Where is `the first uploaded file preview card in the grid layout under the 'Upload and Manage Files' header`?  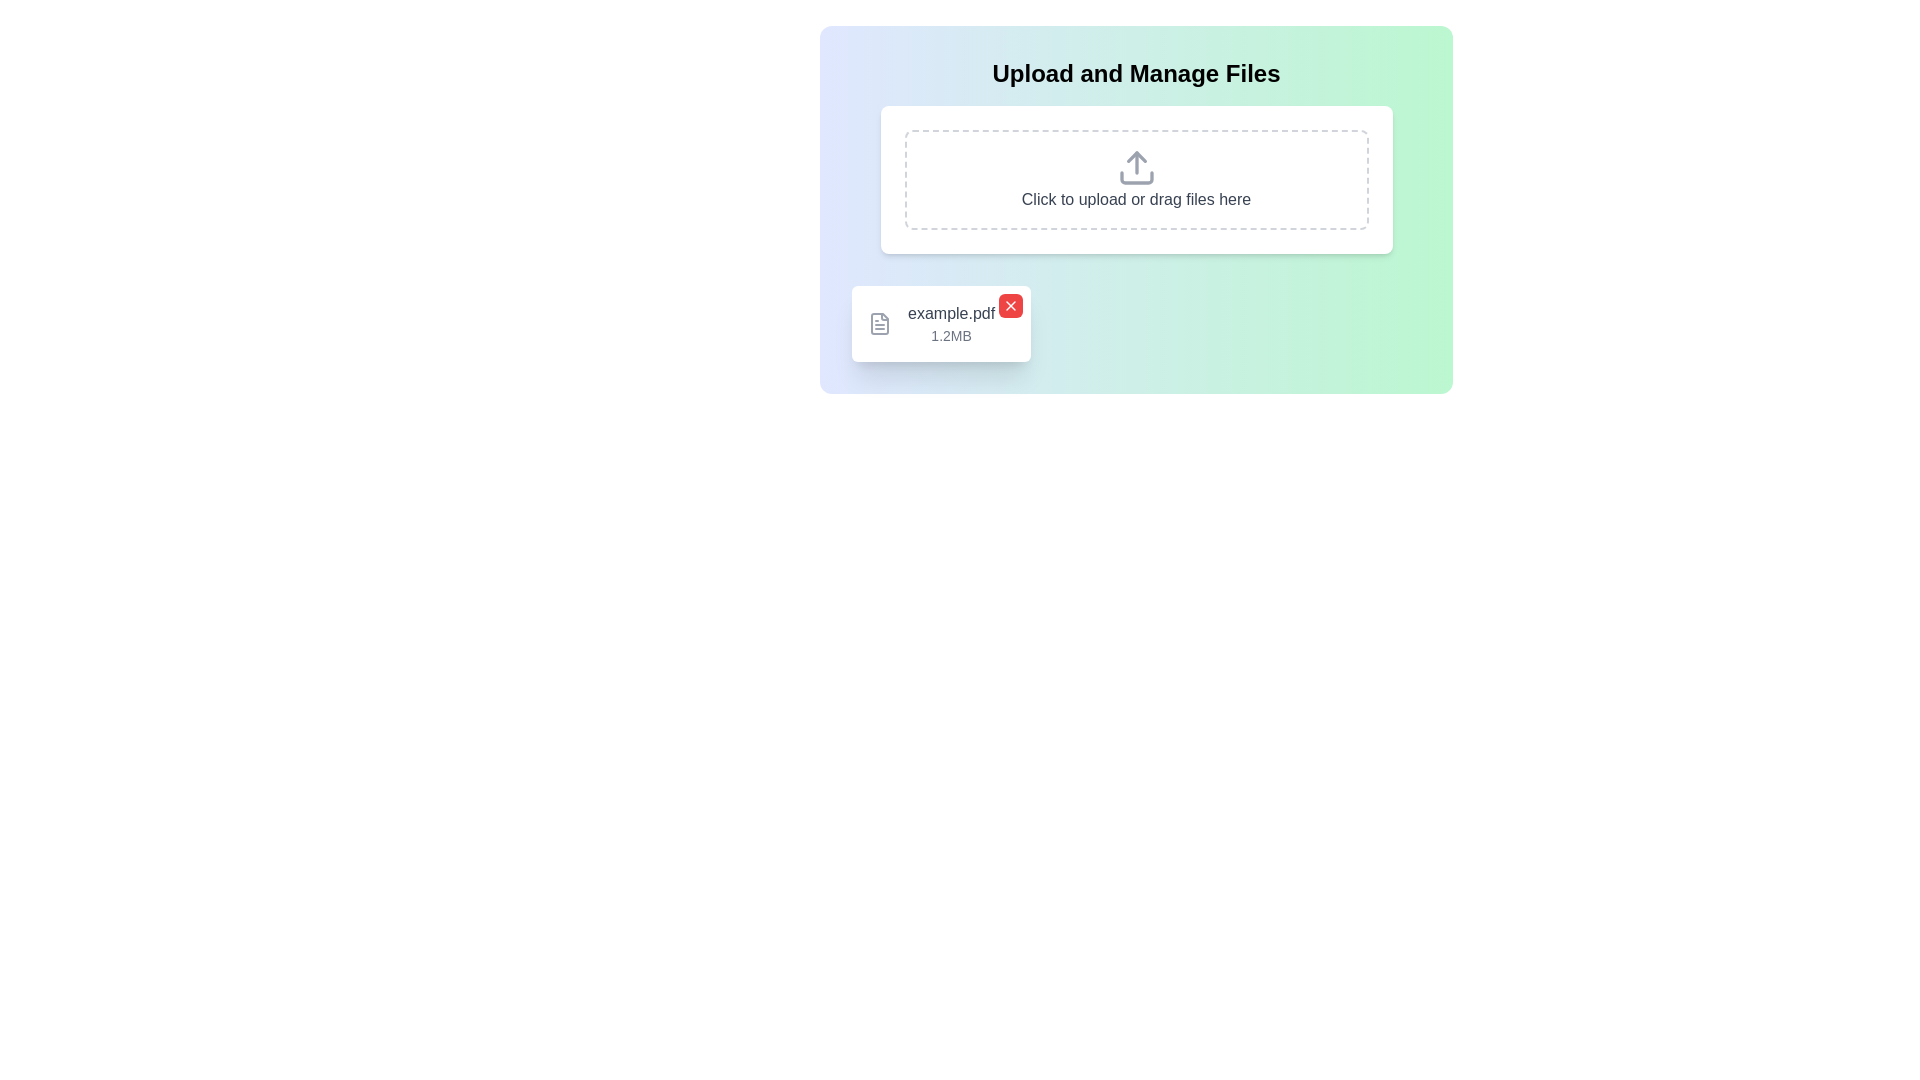
the first uploaded file preview card in the grid layout under the 'Upload and Manage Files' header is located at coordinates (940, 323).